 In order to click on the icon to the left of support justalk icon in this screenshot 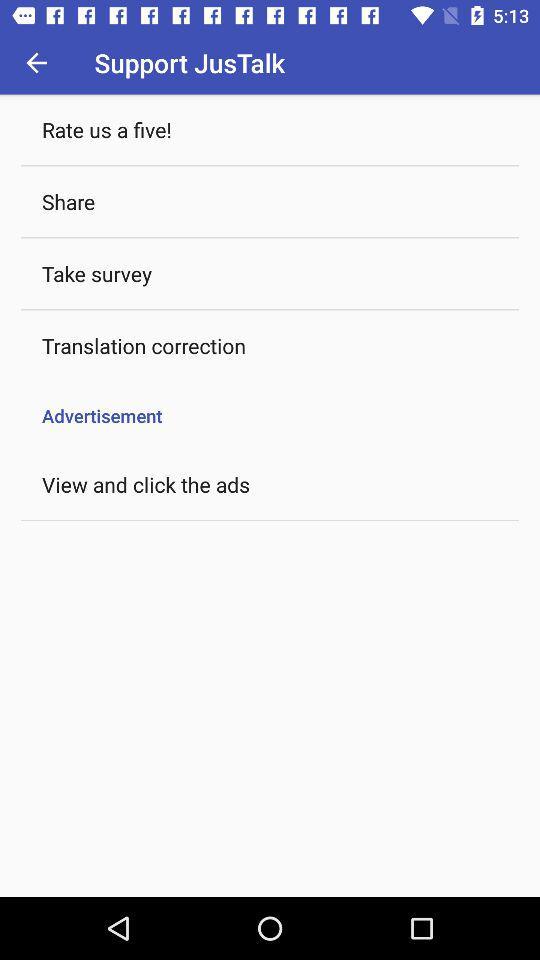, I will do `click(36, 62)`.